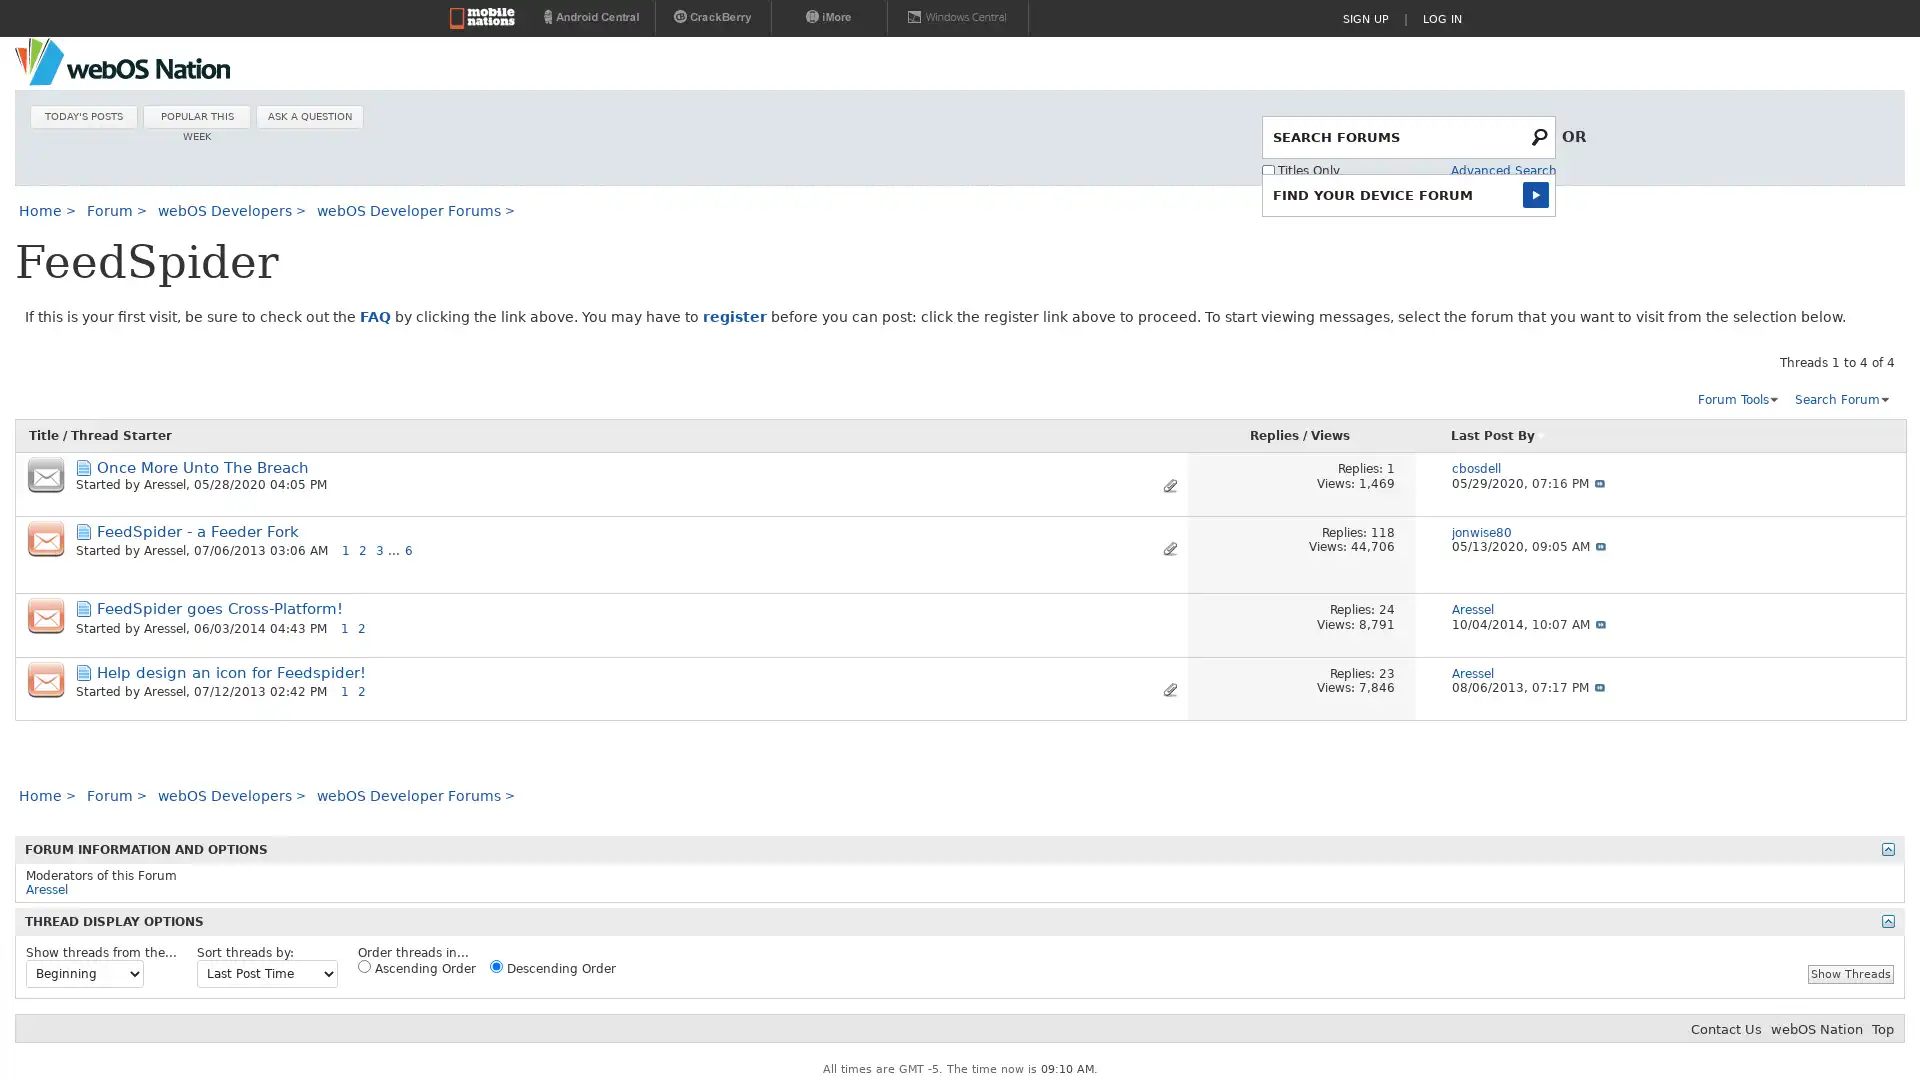 The image size is (1920, 1080). Describe the element at coordinates (1539, 193) in the screenshot. I see `Submit` at that location.